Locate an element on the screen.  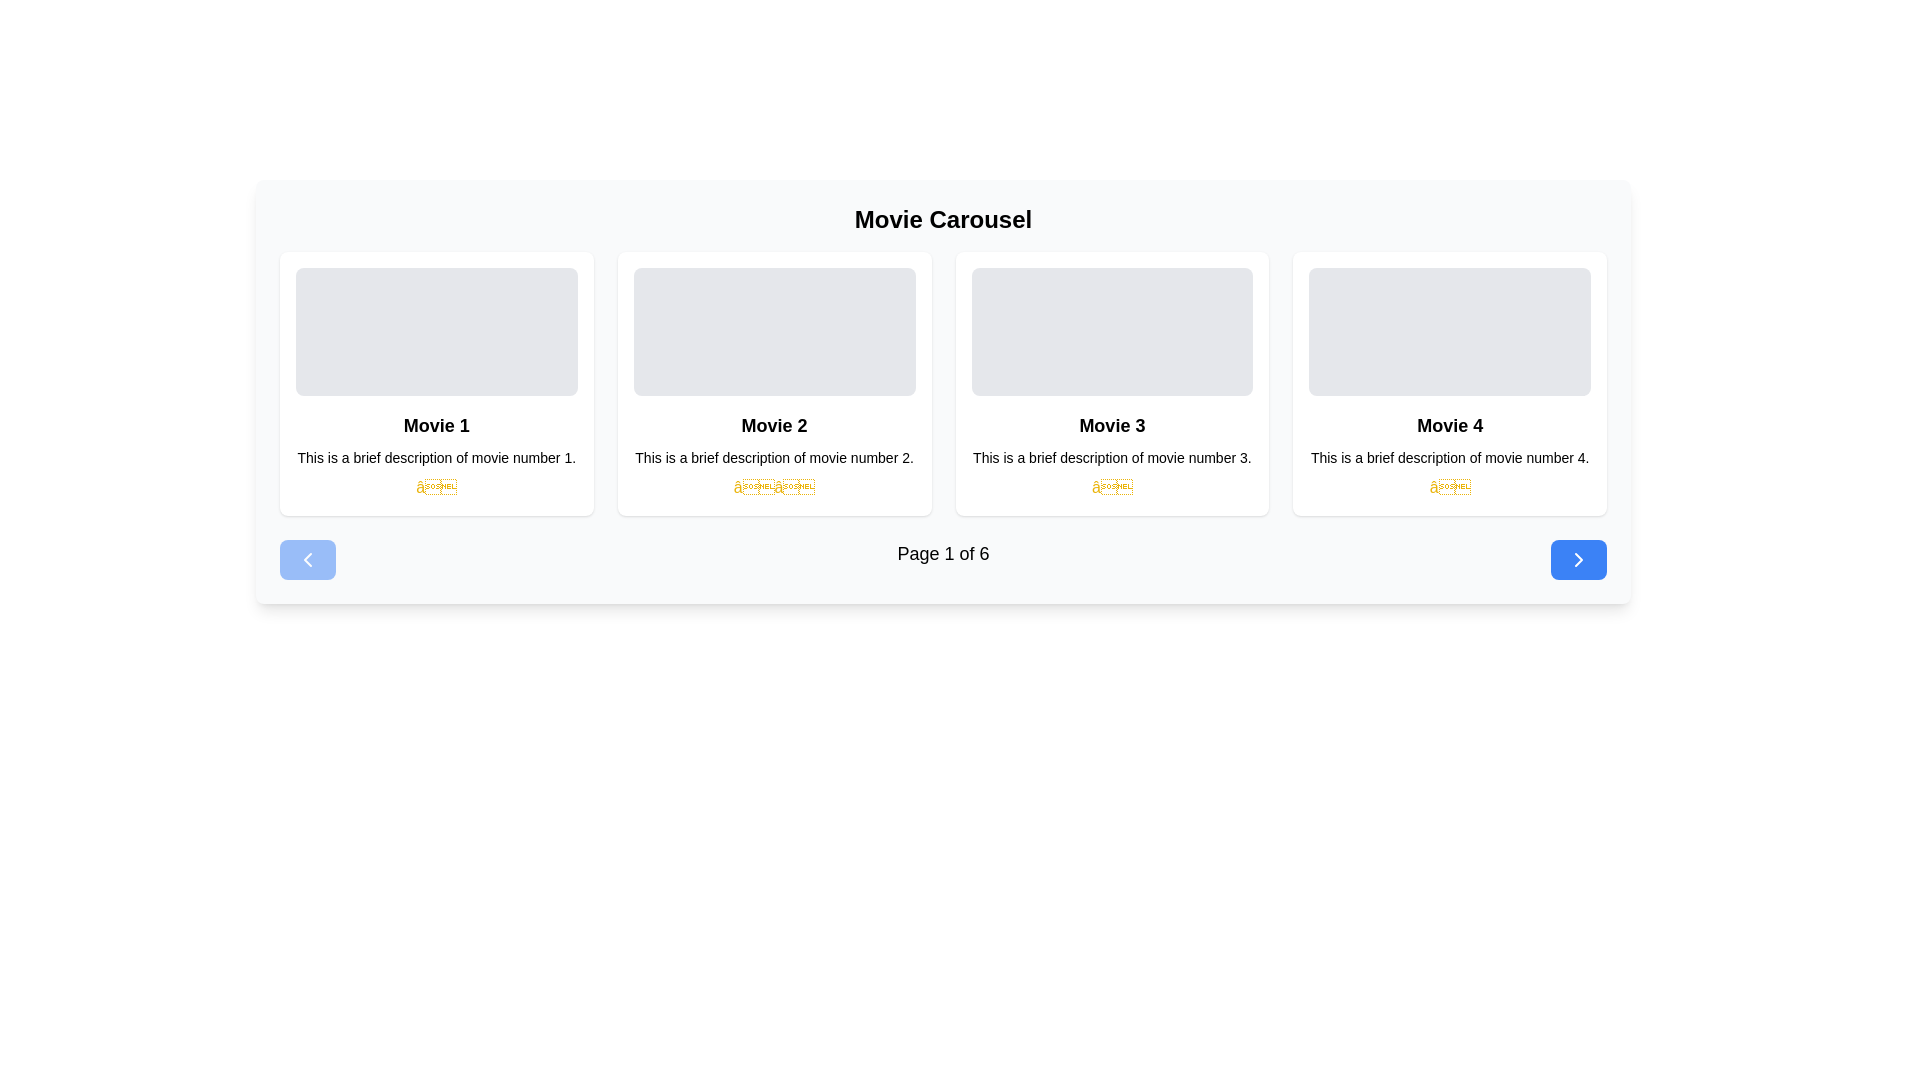
the rectangular image placeholder with rounded edges and a solid light gray background that is the topmost sibling in the card for 'Movie 2' is located at coordinates (773, 330).